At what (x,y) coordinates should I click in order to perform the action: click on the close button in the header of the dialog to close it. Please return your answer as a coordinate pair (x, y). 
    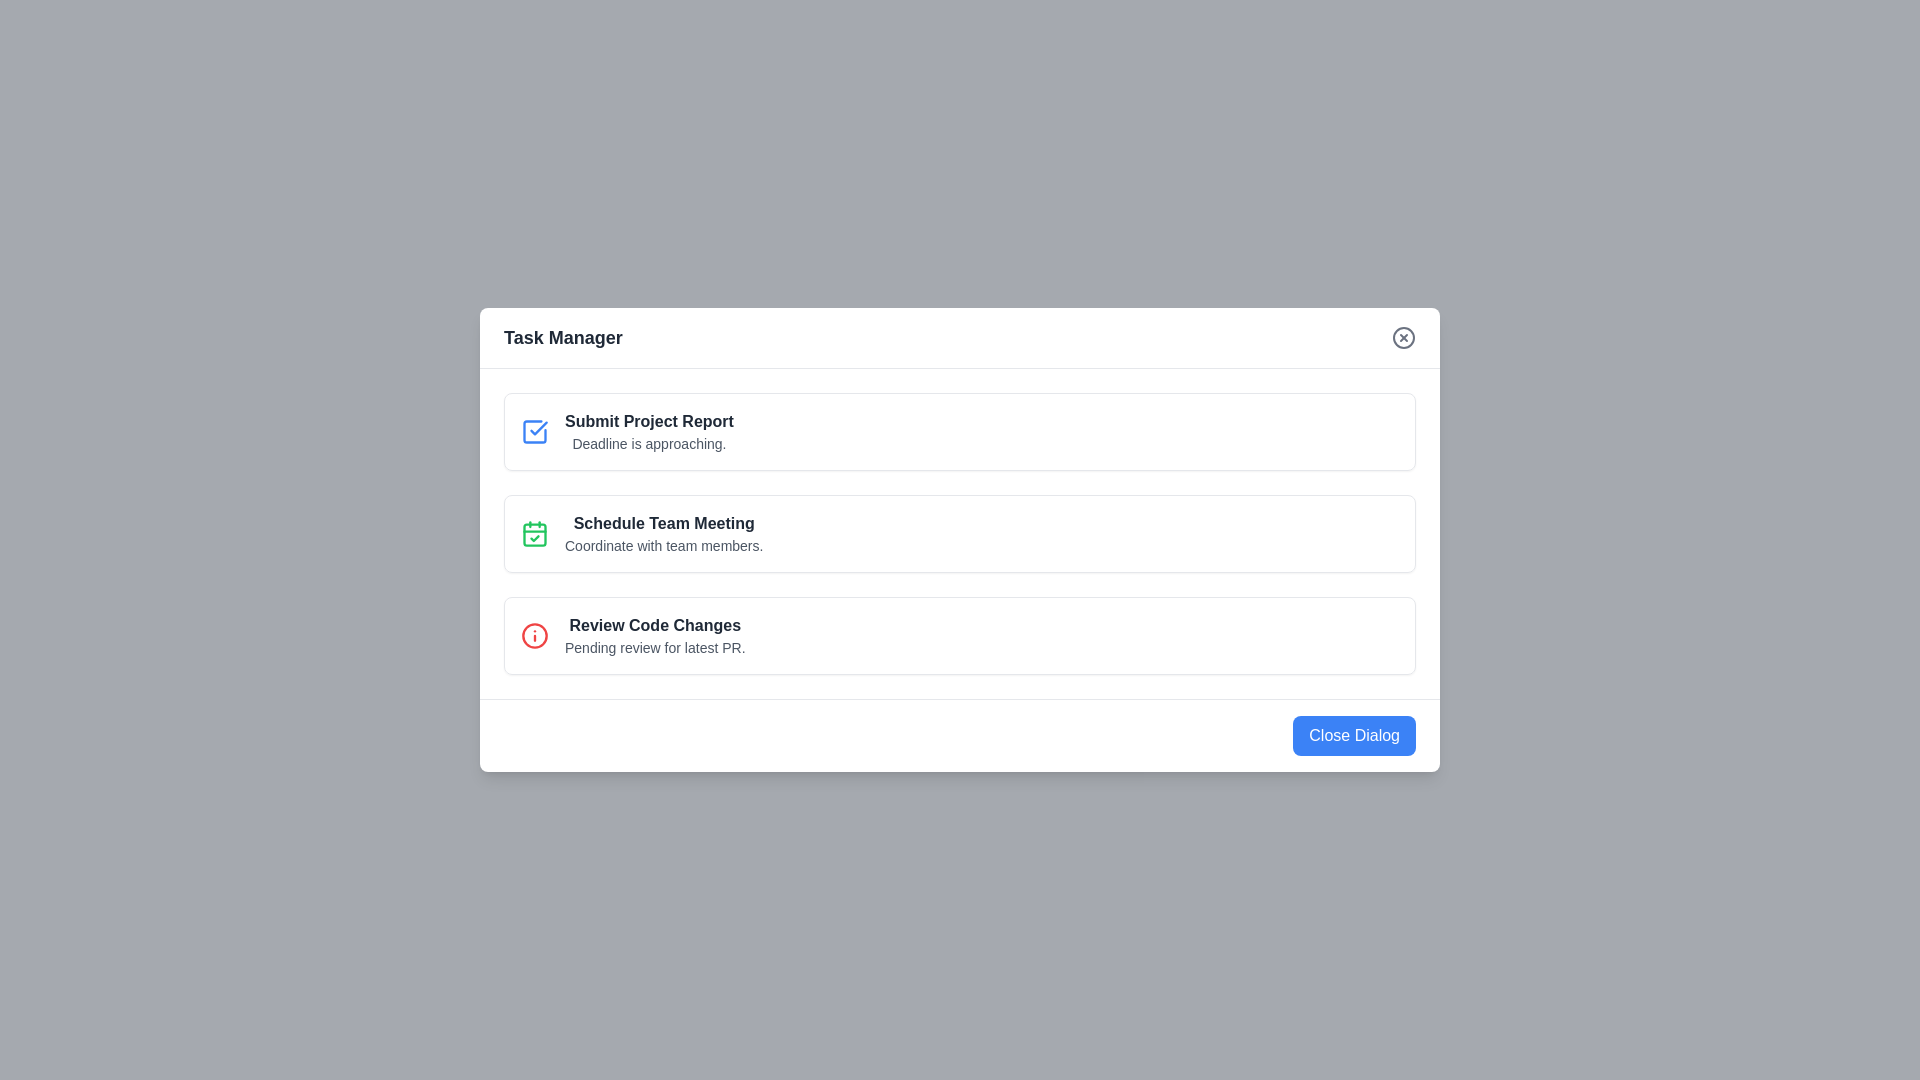
    Looking at the image, I should click on (1402, 337).